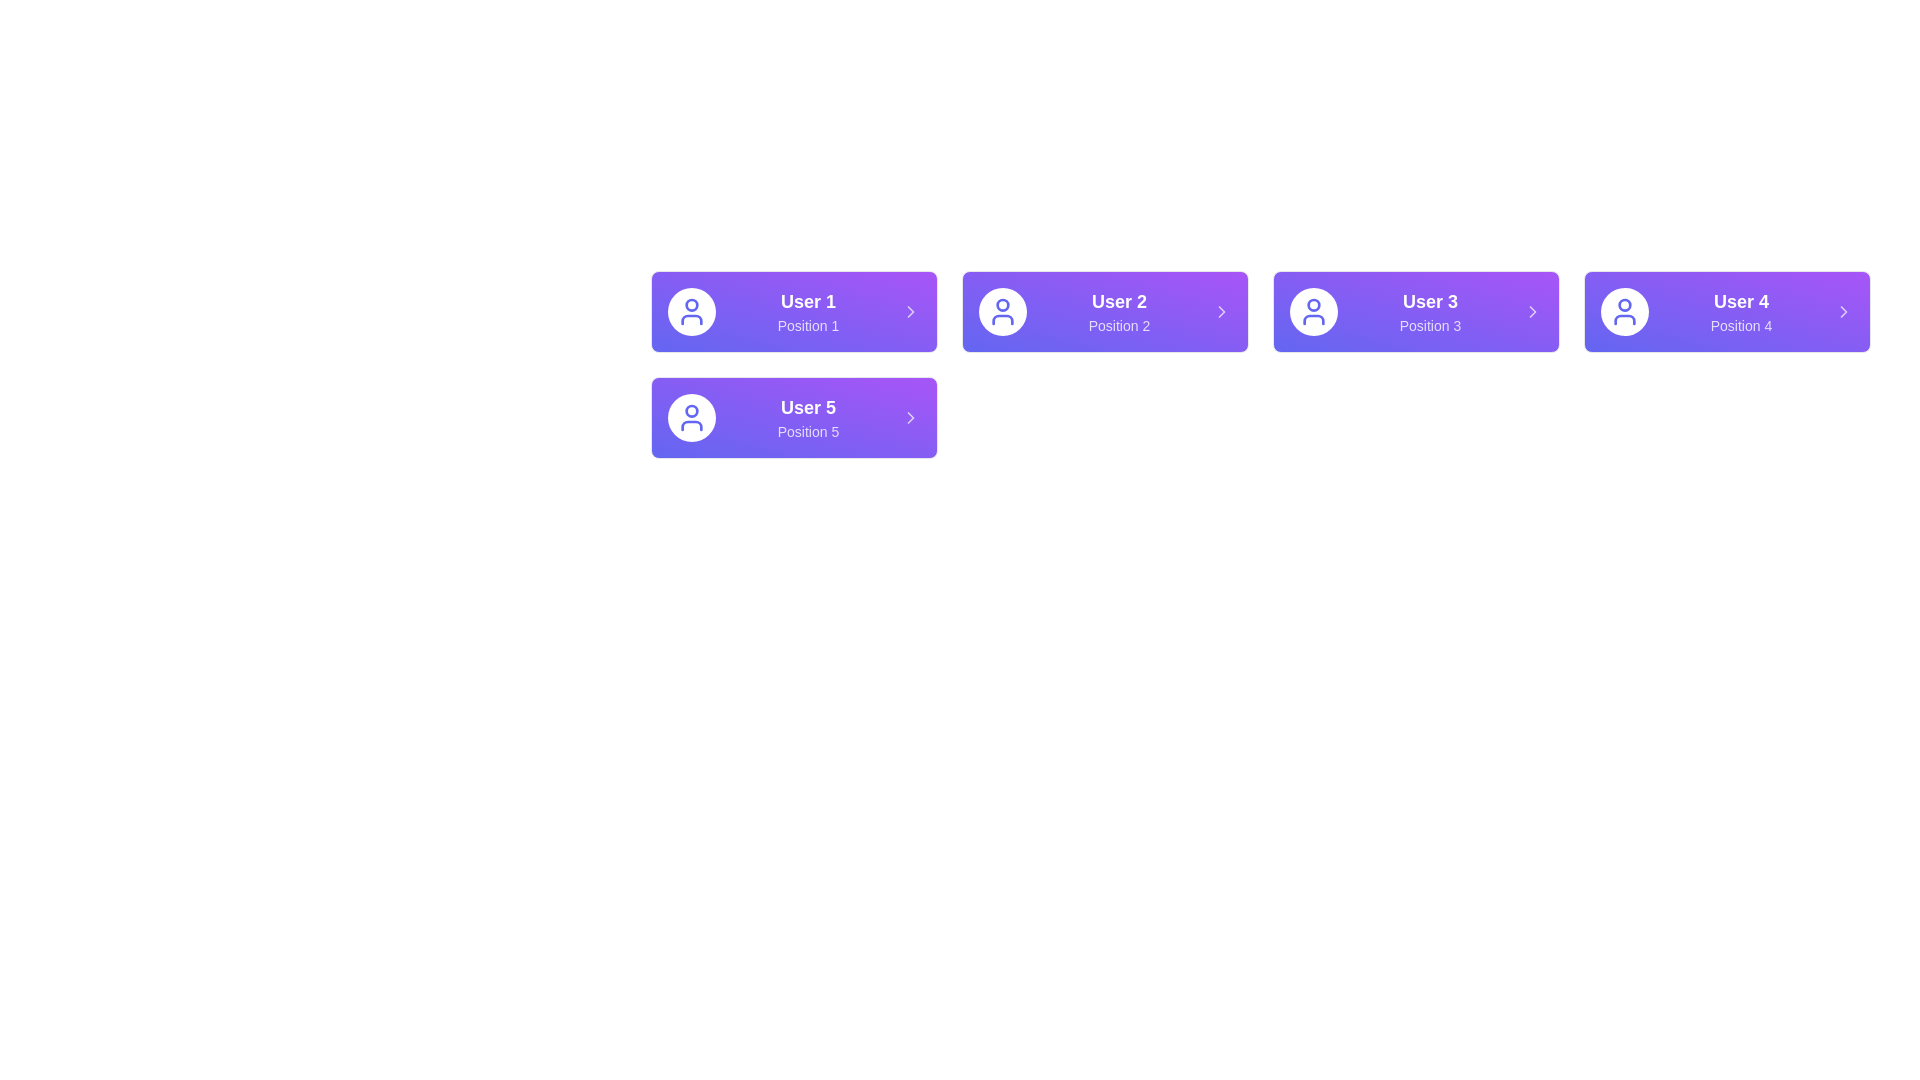  Describe the element at coordinates (1531, 312) in the screenshot. I see `the chevron-shaped icon button located at the right end of the 'User 3 Position 3' card for keyboard navigation` at that location.